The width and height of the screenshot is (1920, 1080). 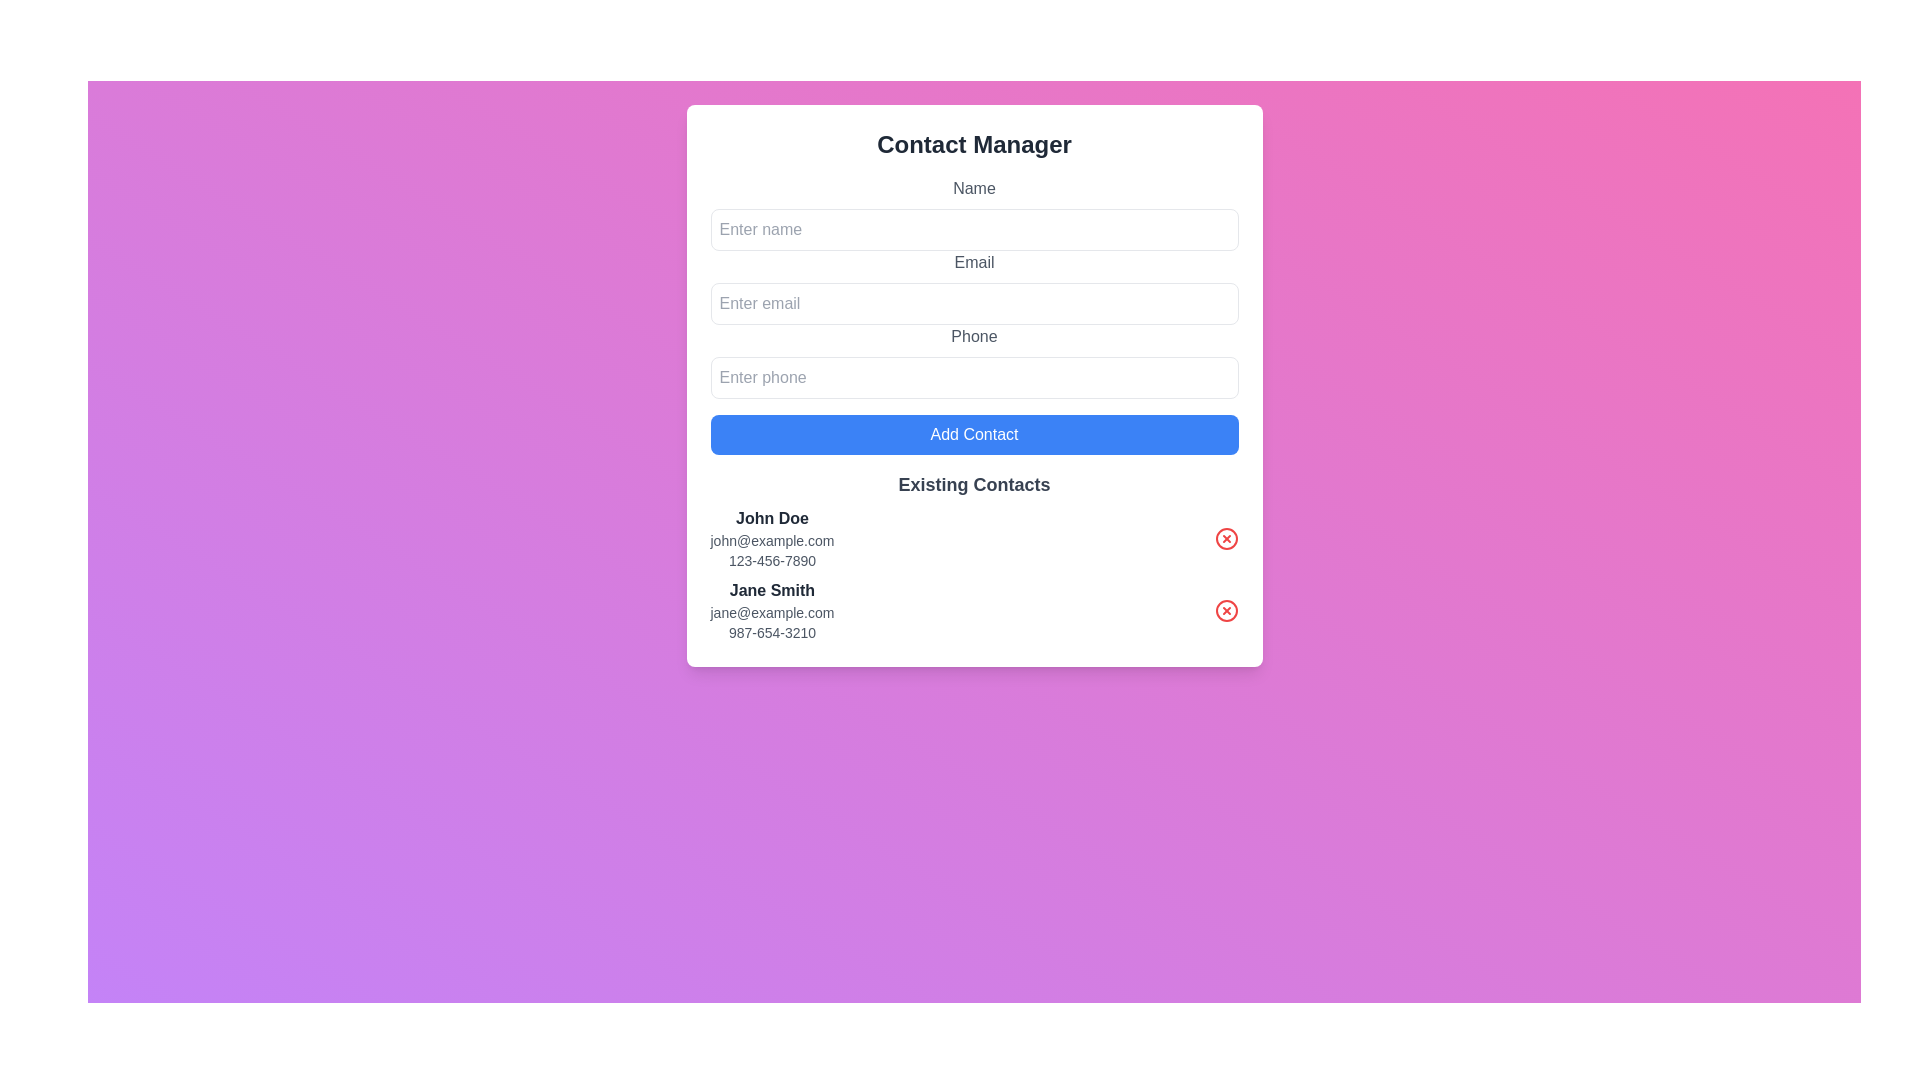 I want to click on the static text display showing the email 'jane@example.com' located below 'Jane Smith' and above '987-654-3210' in the 'Existing Contacts' section, so click(x=771, y=612).